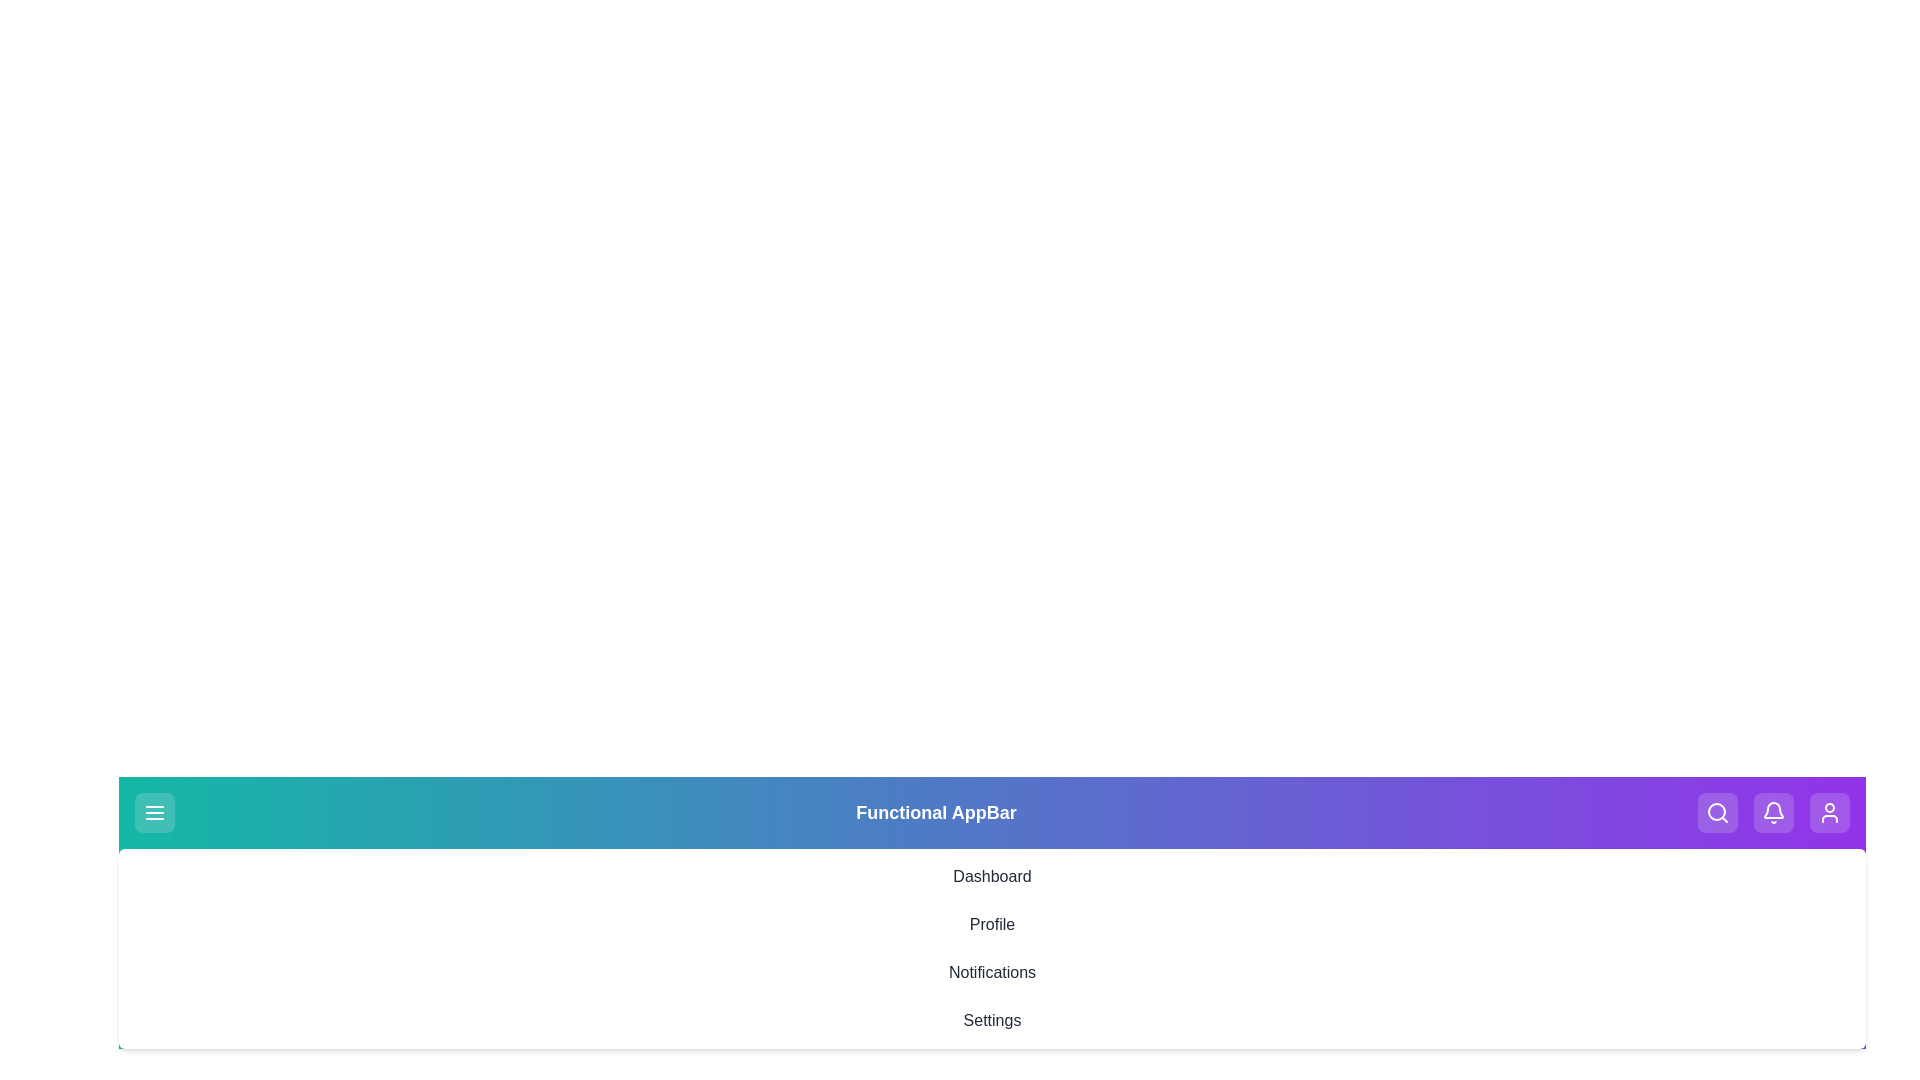 This screenshot has height=1080, width=1920. What do you see at coordinates (153, 813) in the screenshot?
I see `the menu button to toggle the menu visibility` at bounding box center [153, 813].